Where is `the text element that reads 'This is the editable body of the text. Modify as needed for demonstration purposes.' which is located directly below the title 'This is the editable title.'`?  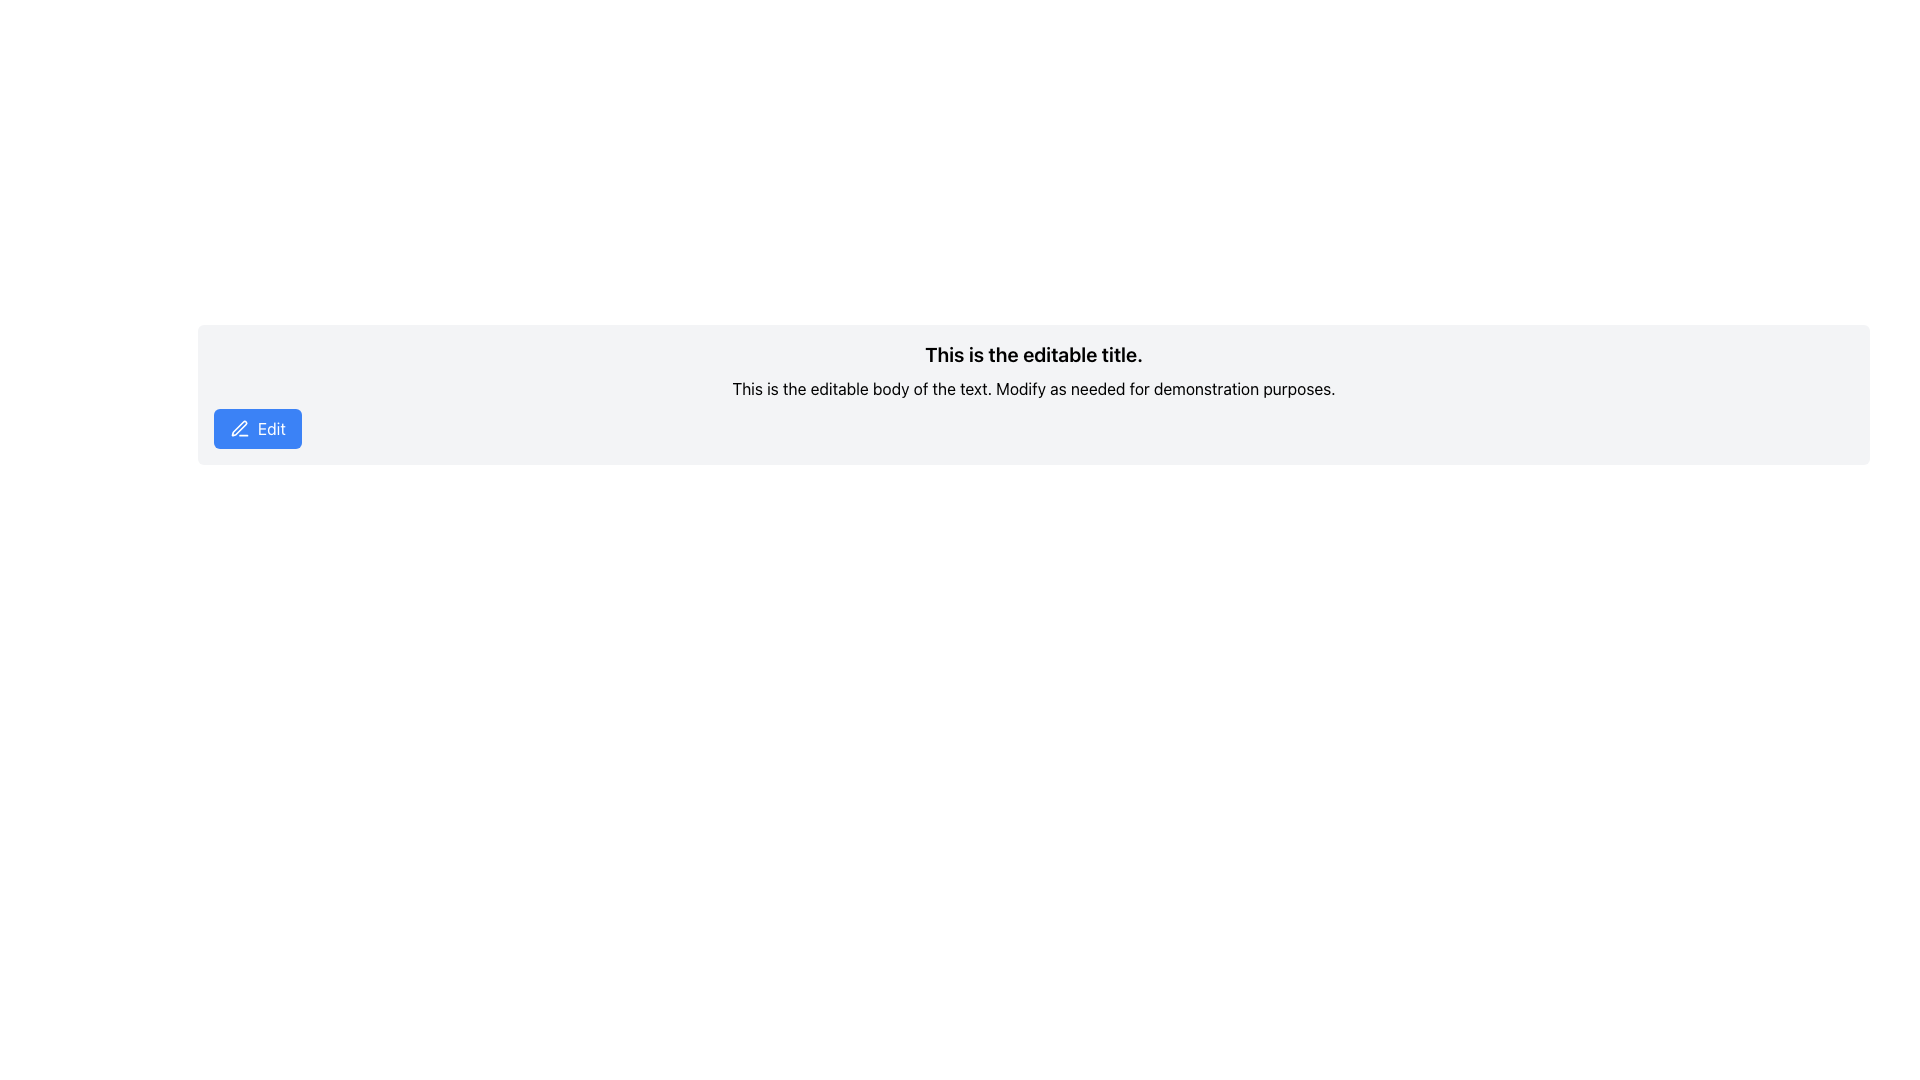
the text element that reads 'This is the editable body of the text. Modify as needed for demonstration purposes.' which is located directly below the title 'This is the editable title.' is located at coordinates (1033, 389).